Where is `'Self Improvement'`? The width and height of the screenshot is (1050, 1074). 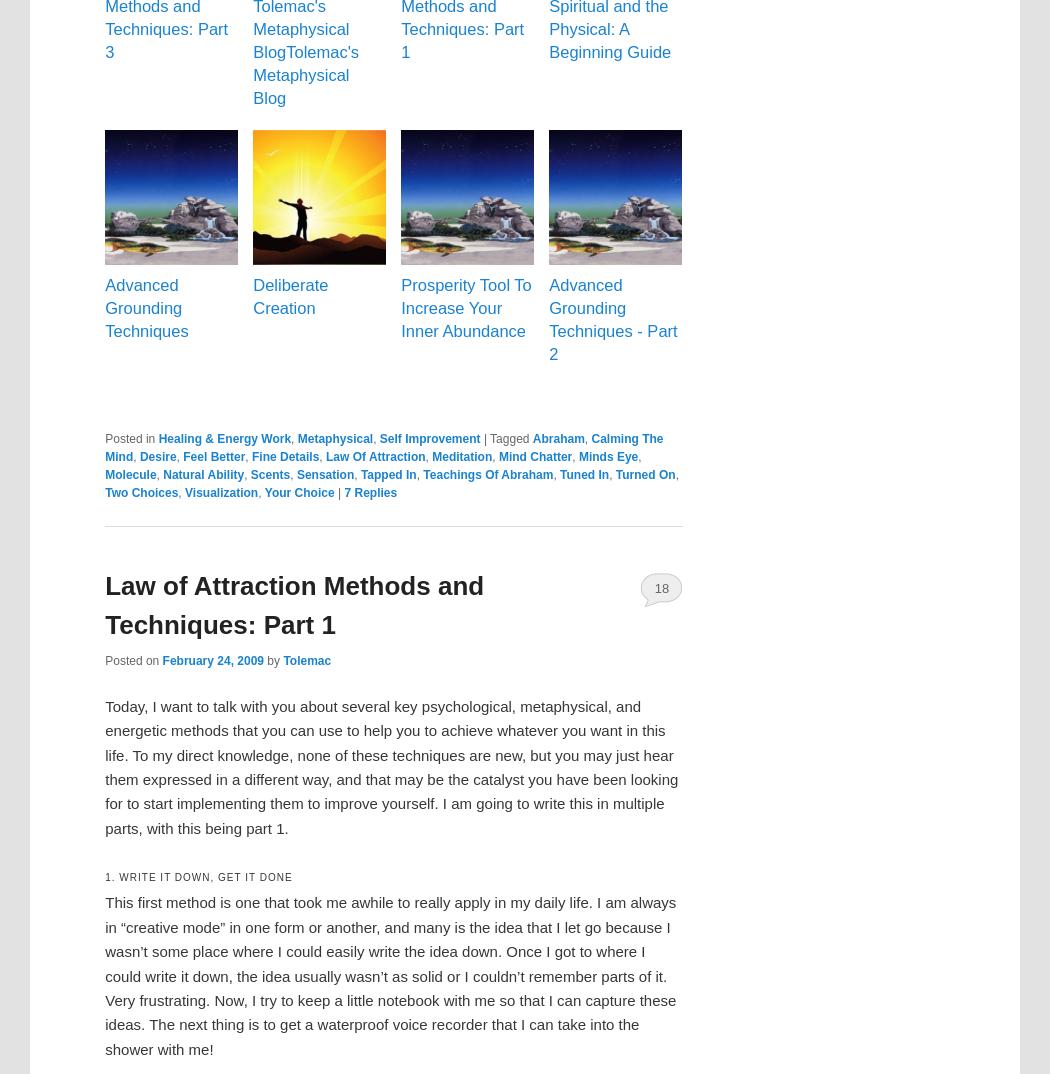
'Self Improvement' is located at coordinates (428, 436).